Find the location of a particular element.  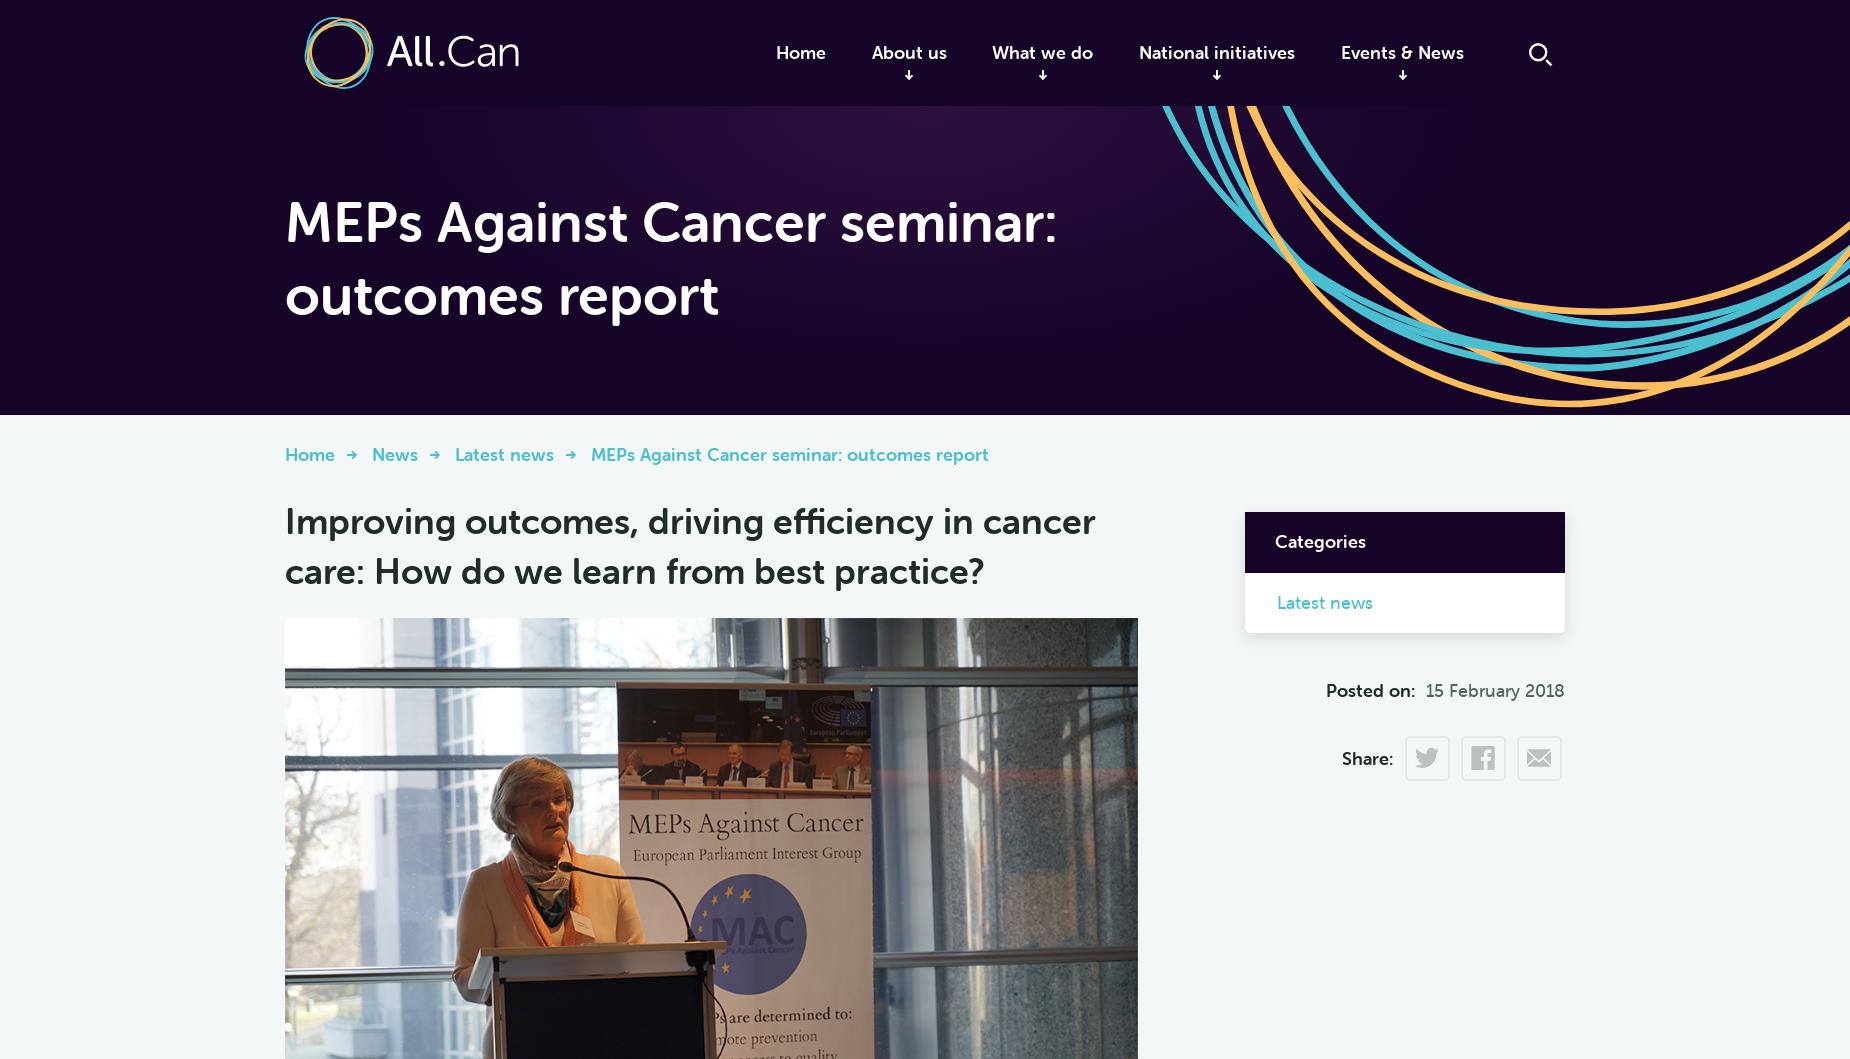

'Events & News' is located at coordinates (1402, 51).